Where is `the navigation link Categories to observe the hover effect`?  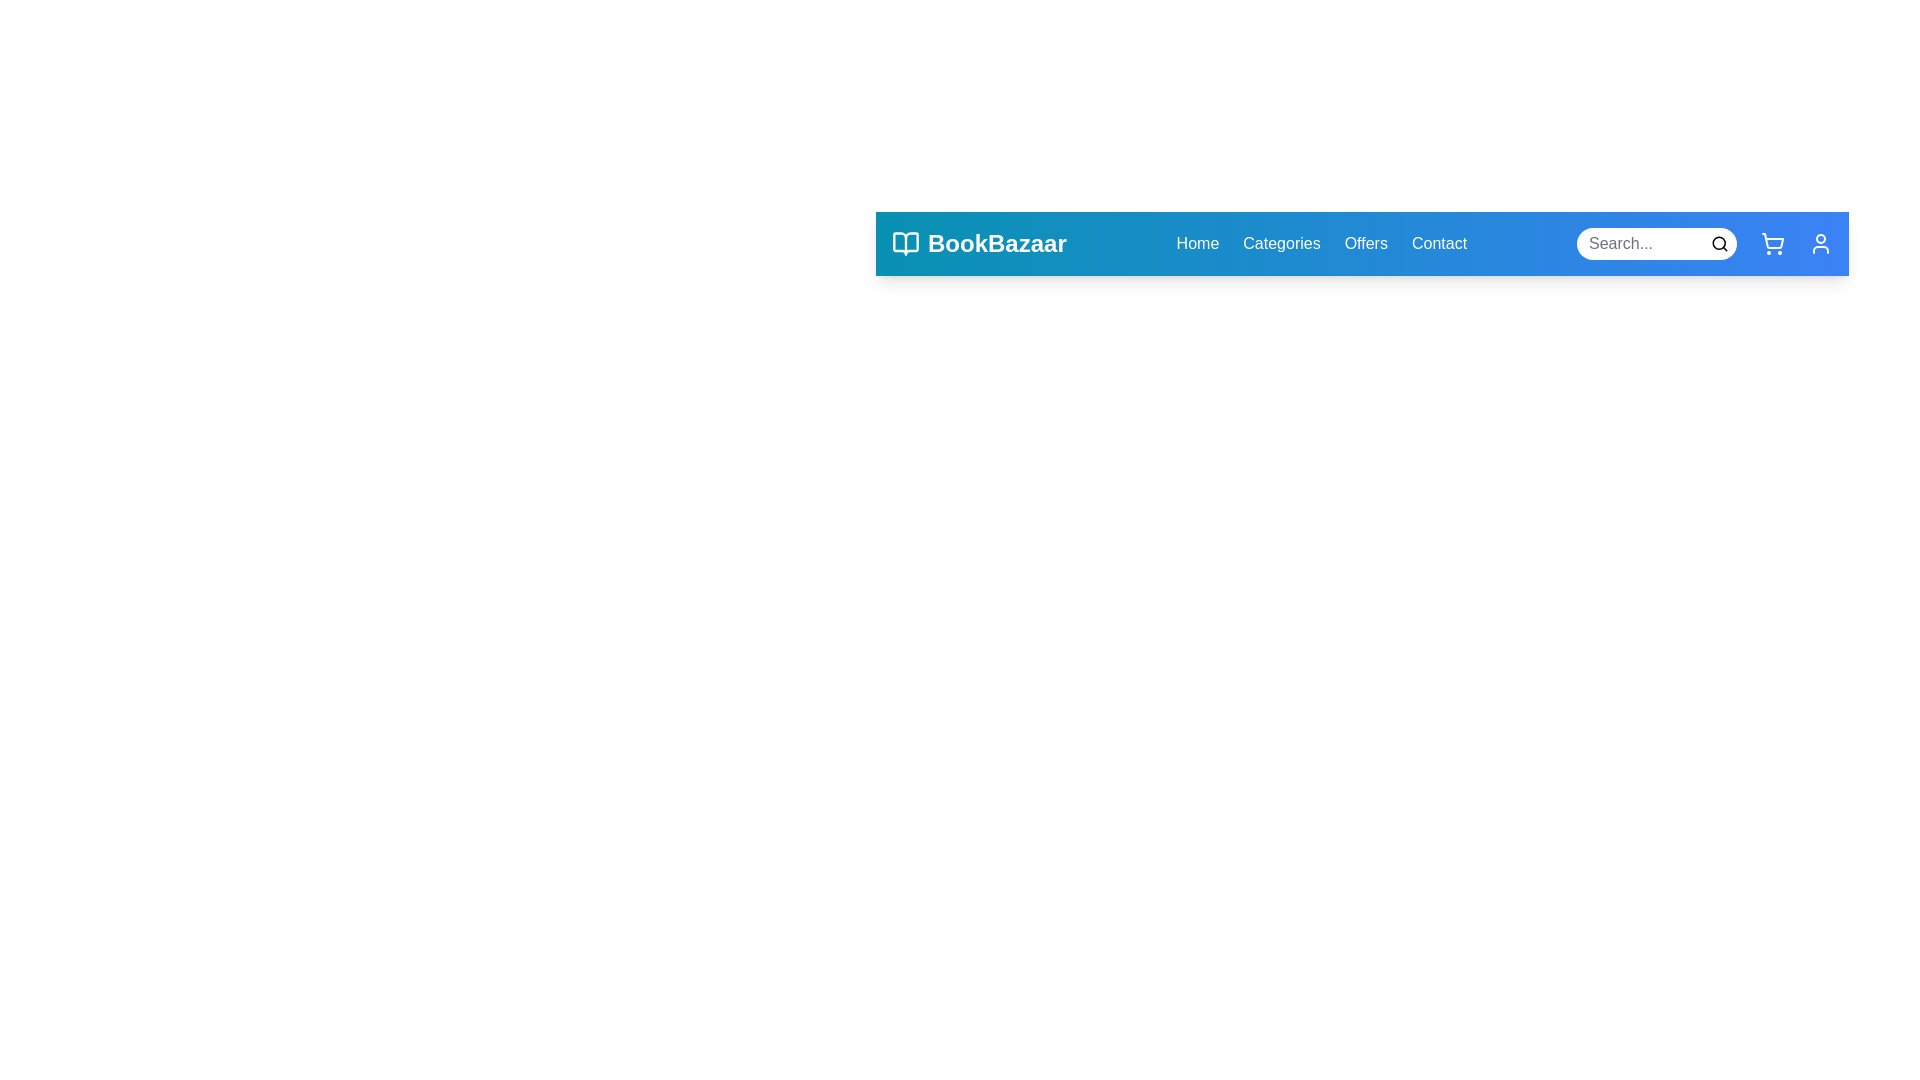
the navigation link Categories to observe the hover effect is located at coordinates (1281, 242).